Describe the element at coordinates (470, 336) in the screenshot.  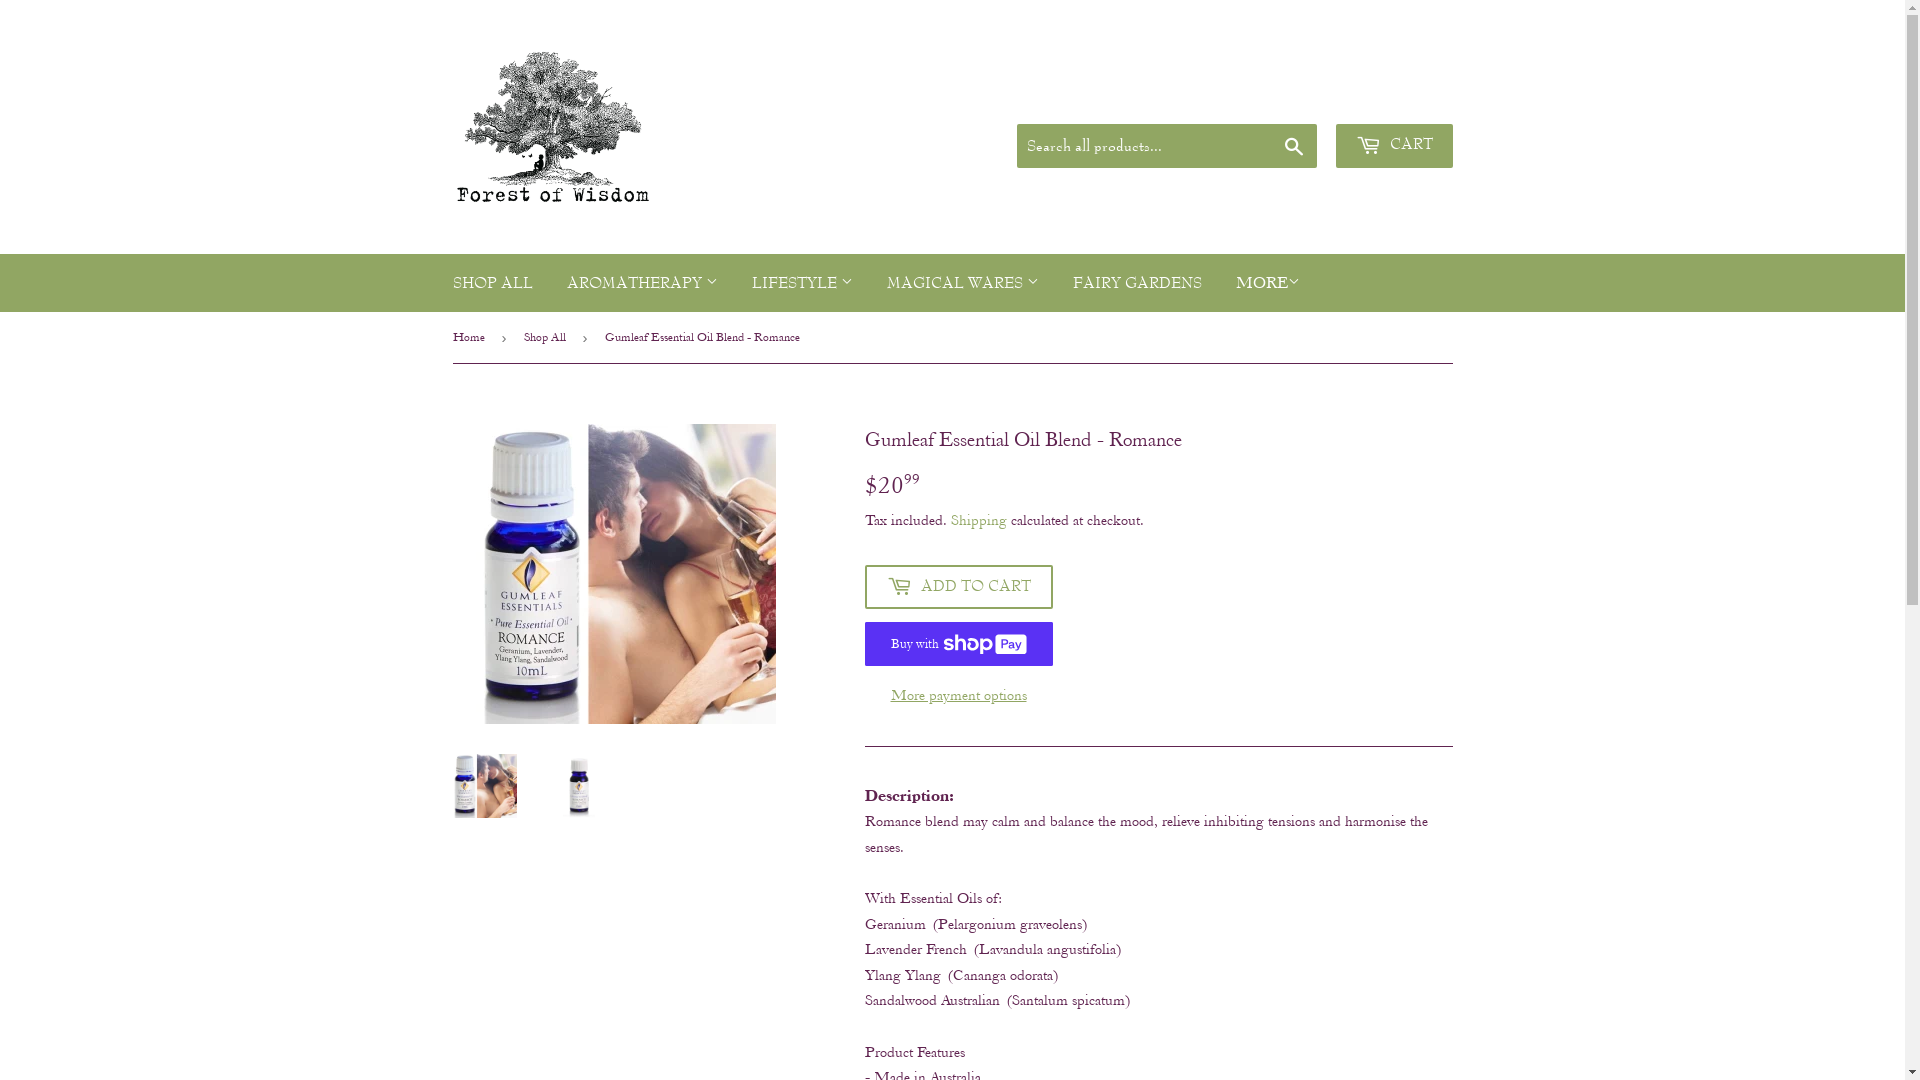
I see `'Home'` at that location.